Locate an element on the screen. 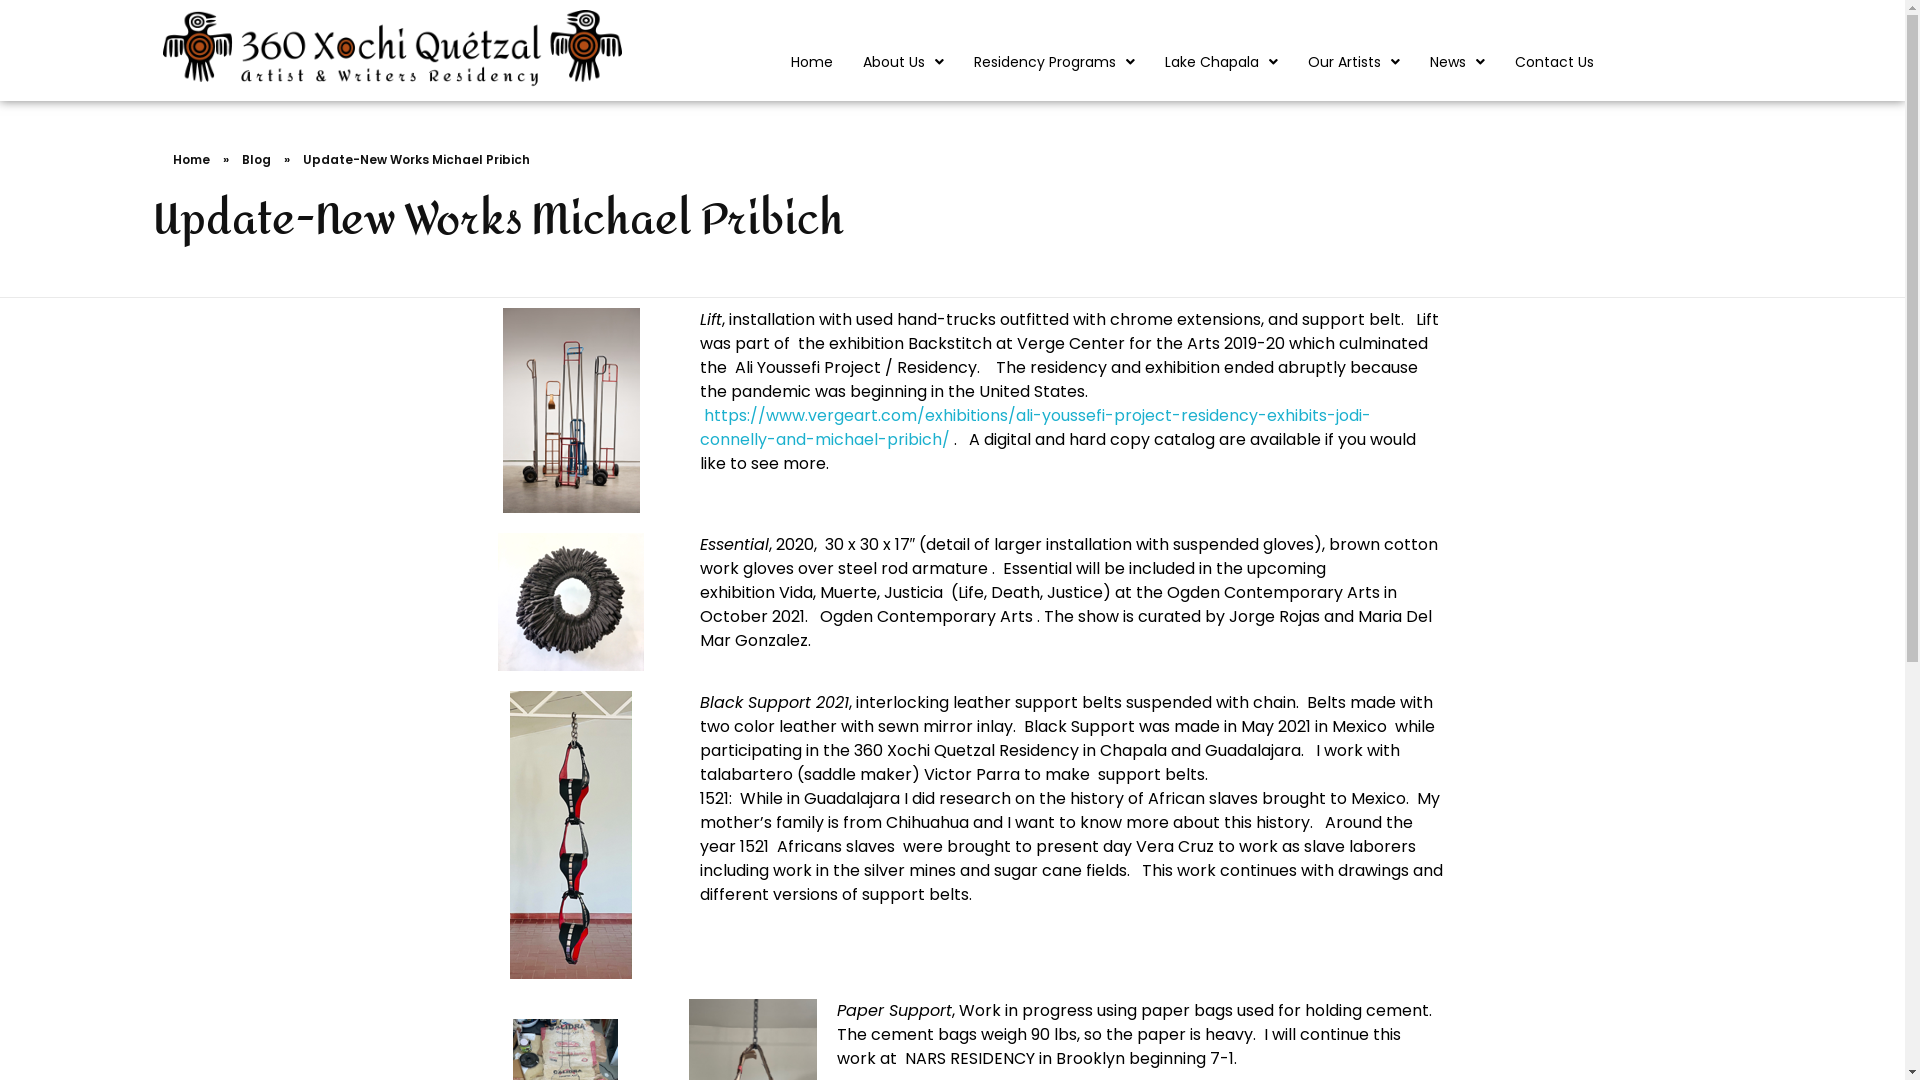 This screenshot has height=1080, width=1920. 'Blog' is located at coordinates (255, 158).